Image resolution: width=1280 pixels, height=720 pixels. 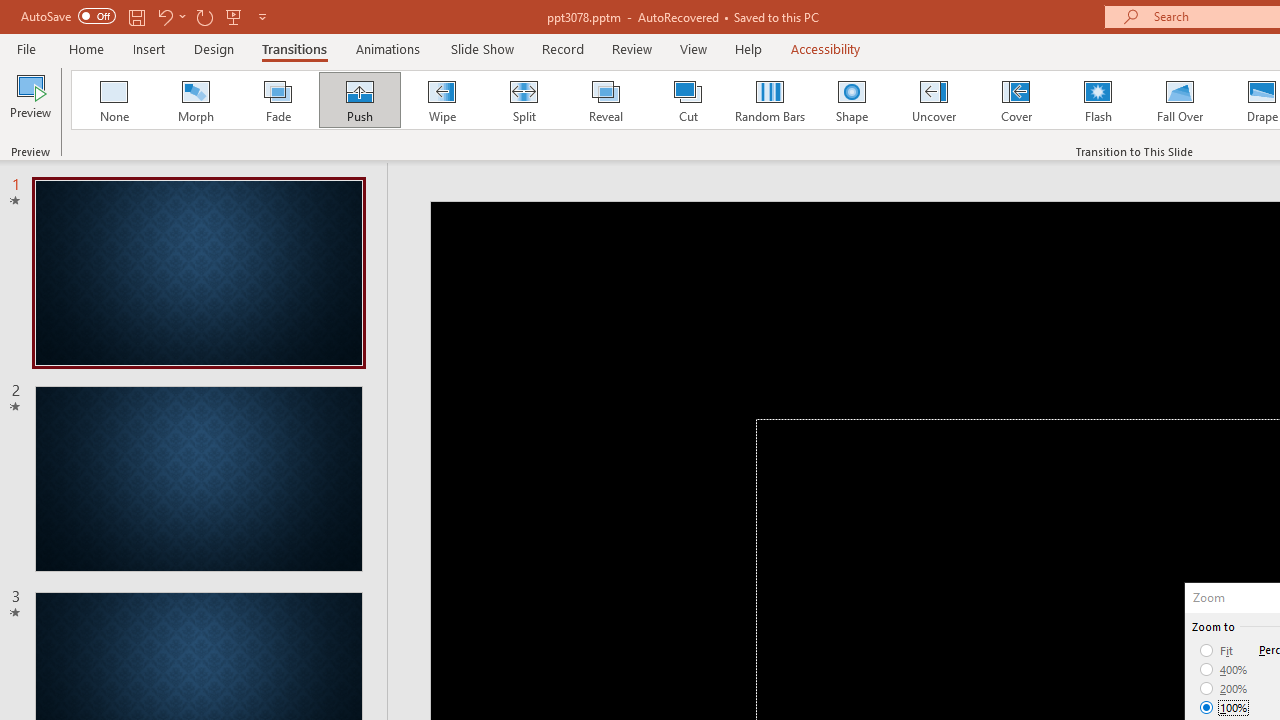 What do you see at coordinates (1180, 100) in the screenshot?
I see `'Fall Over'` at bounding box center [1180, 100].